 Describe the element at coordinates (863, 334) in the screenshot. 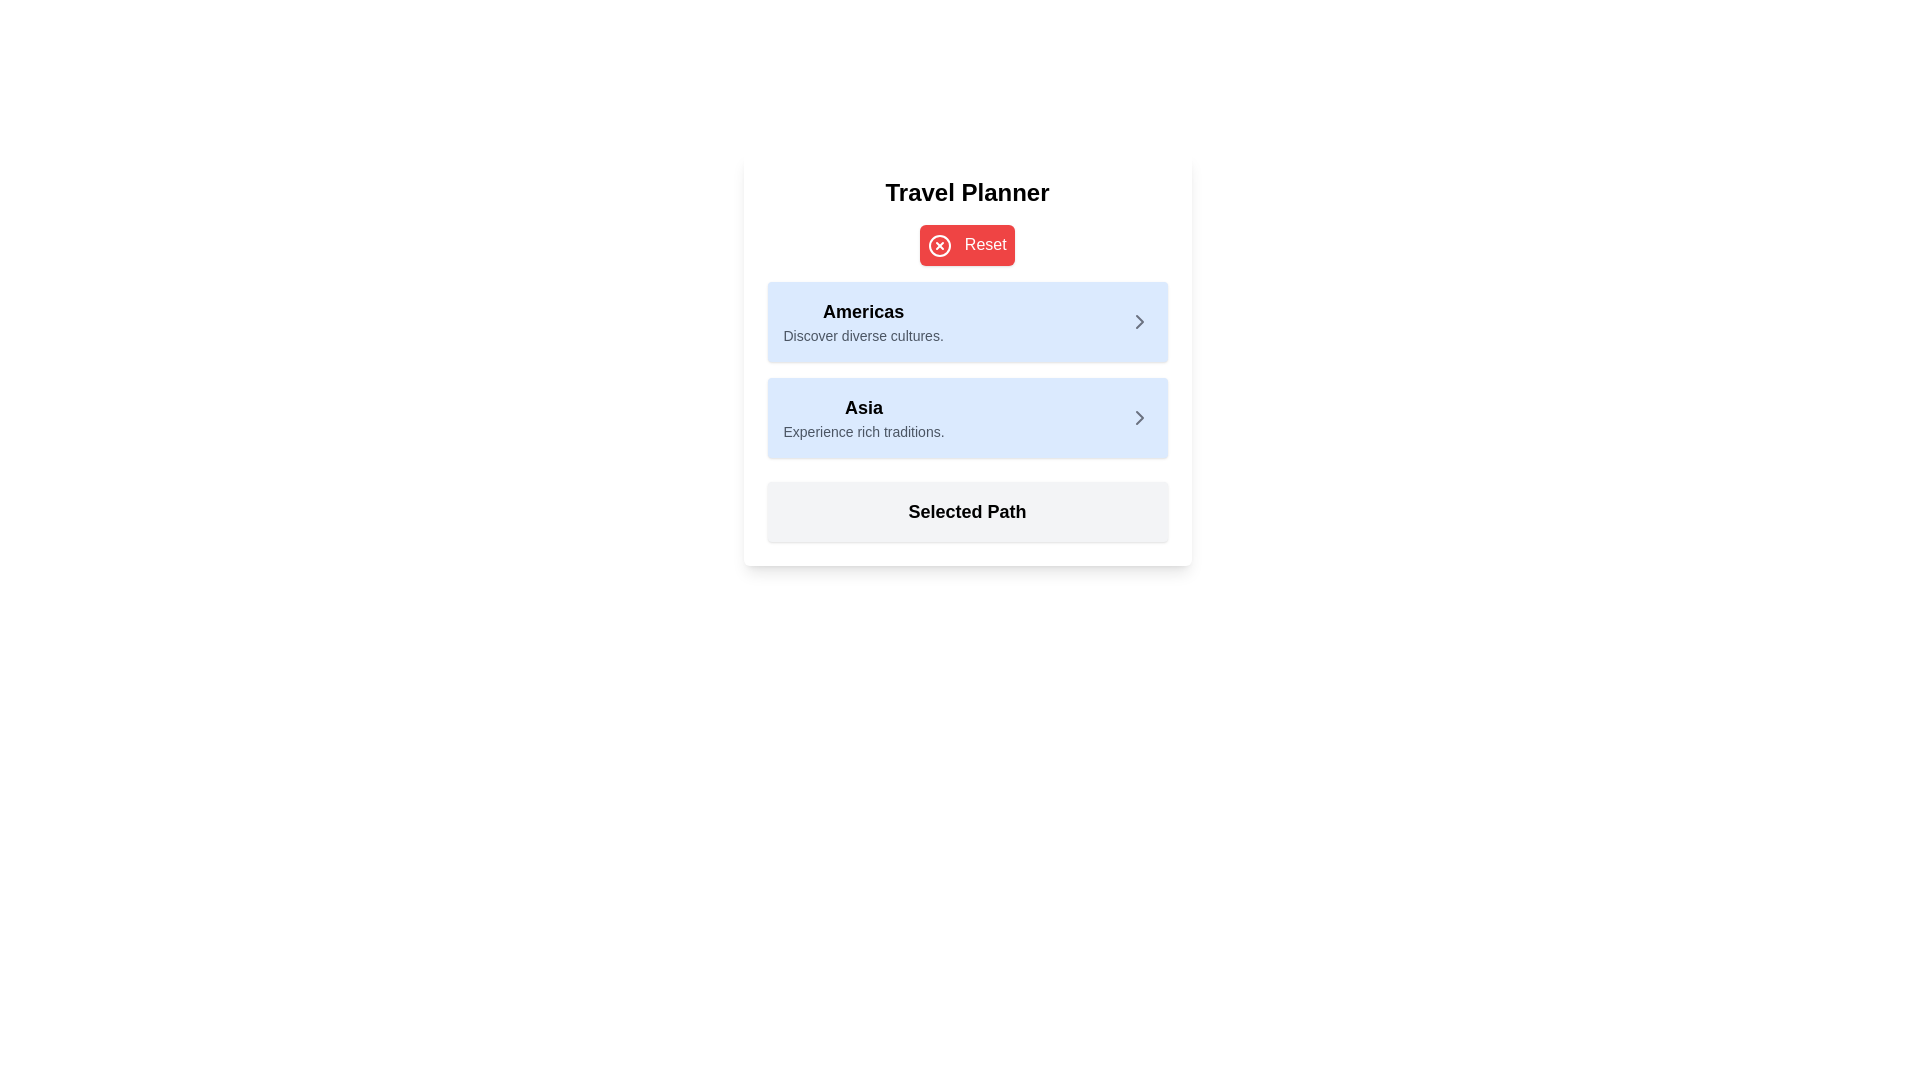

I see `the static text label providing supplementary information about the 'Americas' section, located below the heading 'Americas' within a blue background` at that location.